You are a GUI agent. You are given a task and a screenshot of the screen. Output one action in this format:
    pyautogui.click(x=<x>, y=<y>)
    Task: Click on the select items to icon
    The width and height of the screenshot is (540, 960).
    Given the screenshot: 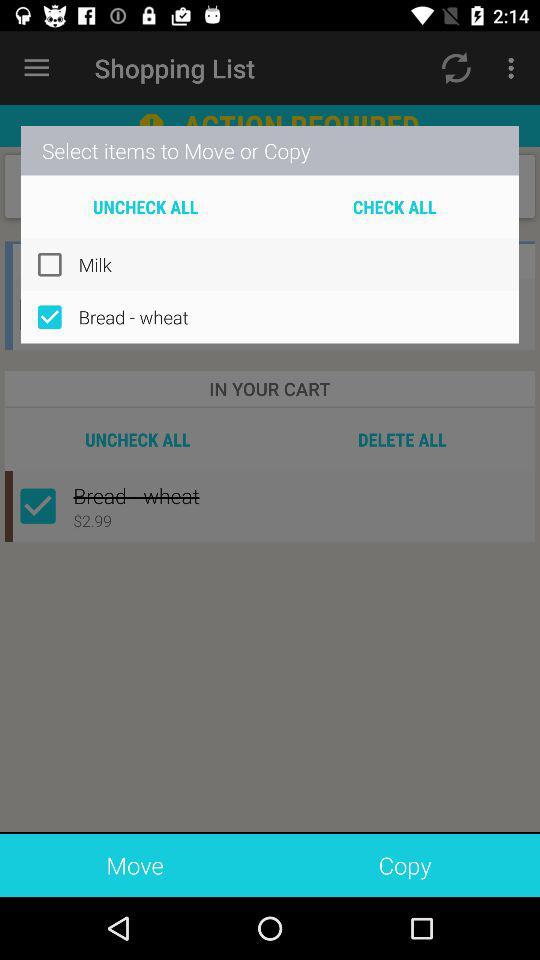 What is the action you would take?
    pyautogui.click(x=270, y=149)
    